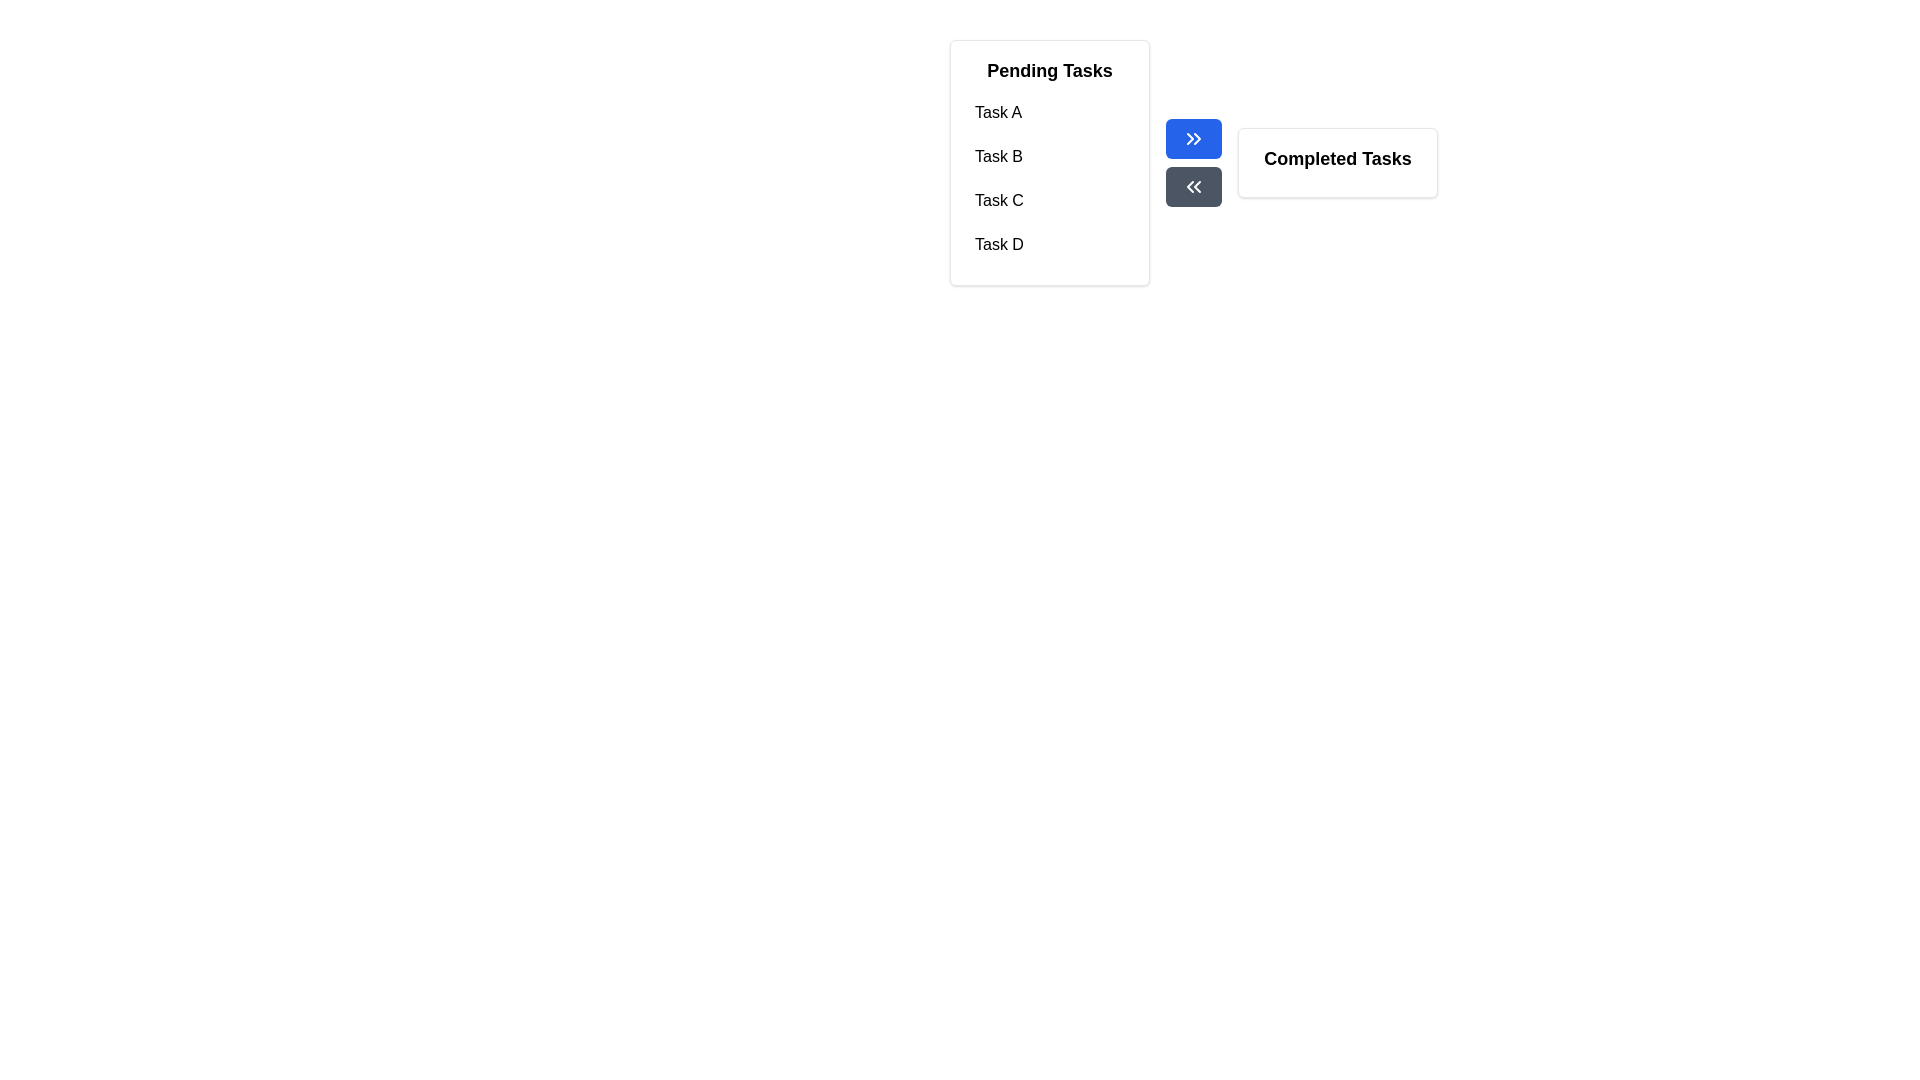 Image resolution: width=1920 pixels, height=1080 pixels. I want to click on the 'Pending Tasks' label, so click(1049, 69).